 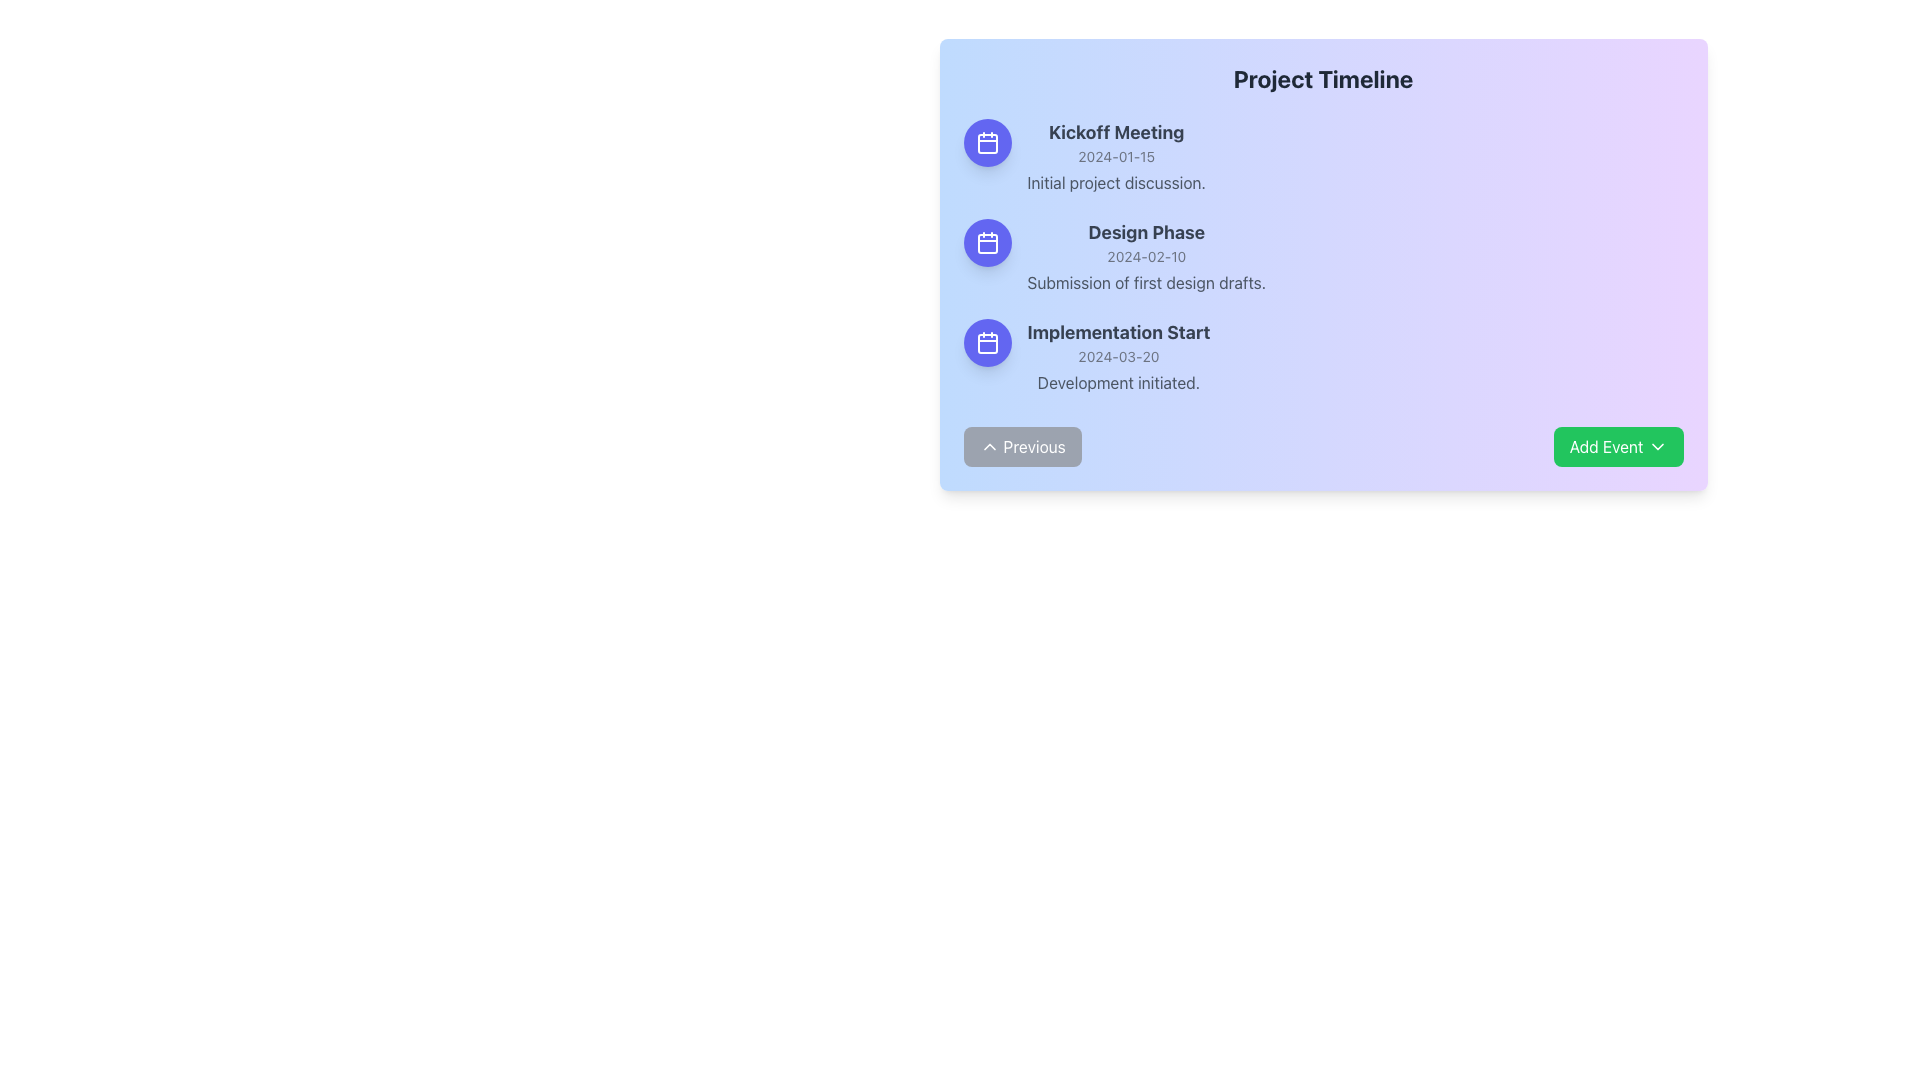 What do you see at coordinates (1117, 382) in the screenshot?
I see `the descriptive label providing additional information about the status of the 'Implementation Start' milestone, located directly under the date '2024-03-20' in the bottom right of the timeline card` at bounding box center [1117, 382].